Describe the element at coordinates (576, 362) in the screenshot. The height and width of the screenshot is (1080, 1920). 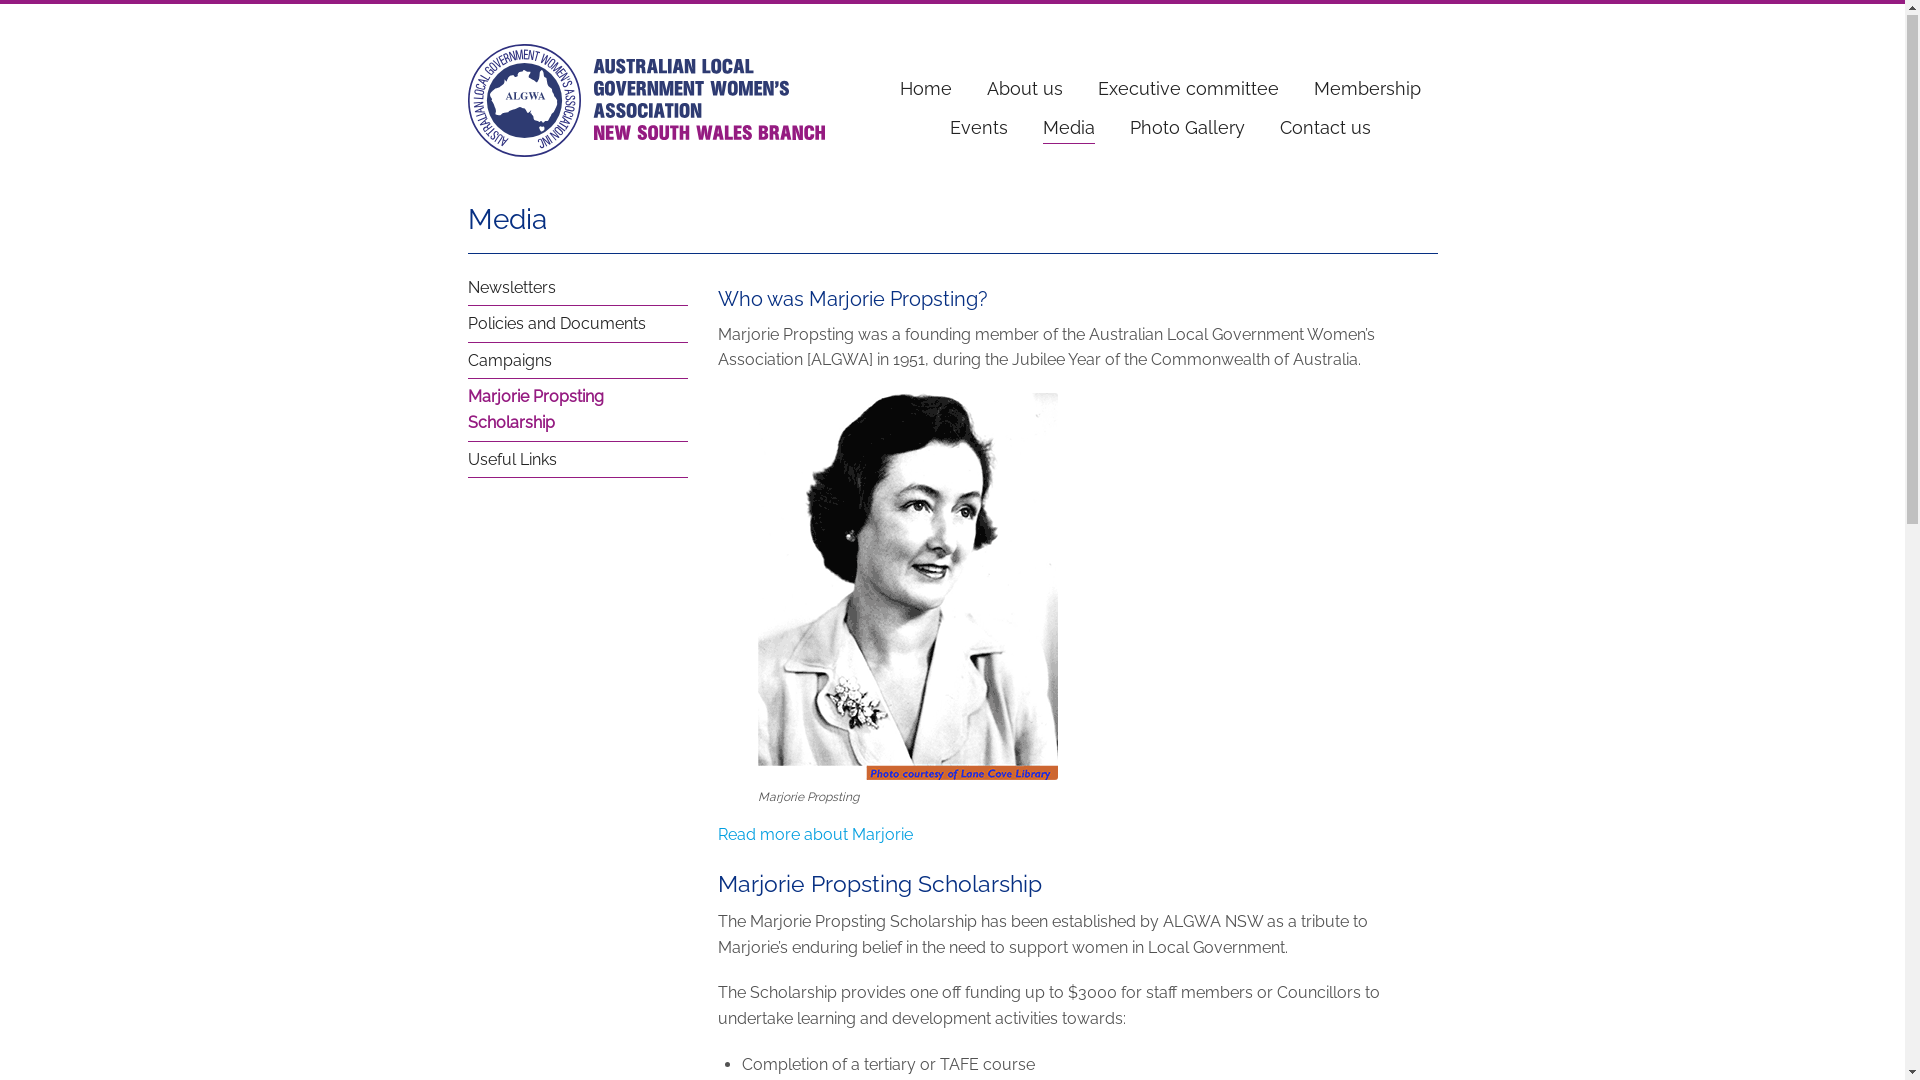
I see `'Campaigns'` at that location.